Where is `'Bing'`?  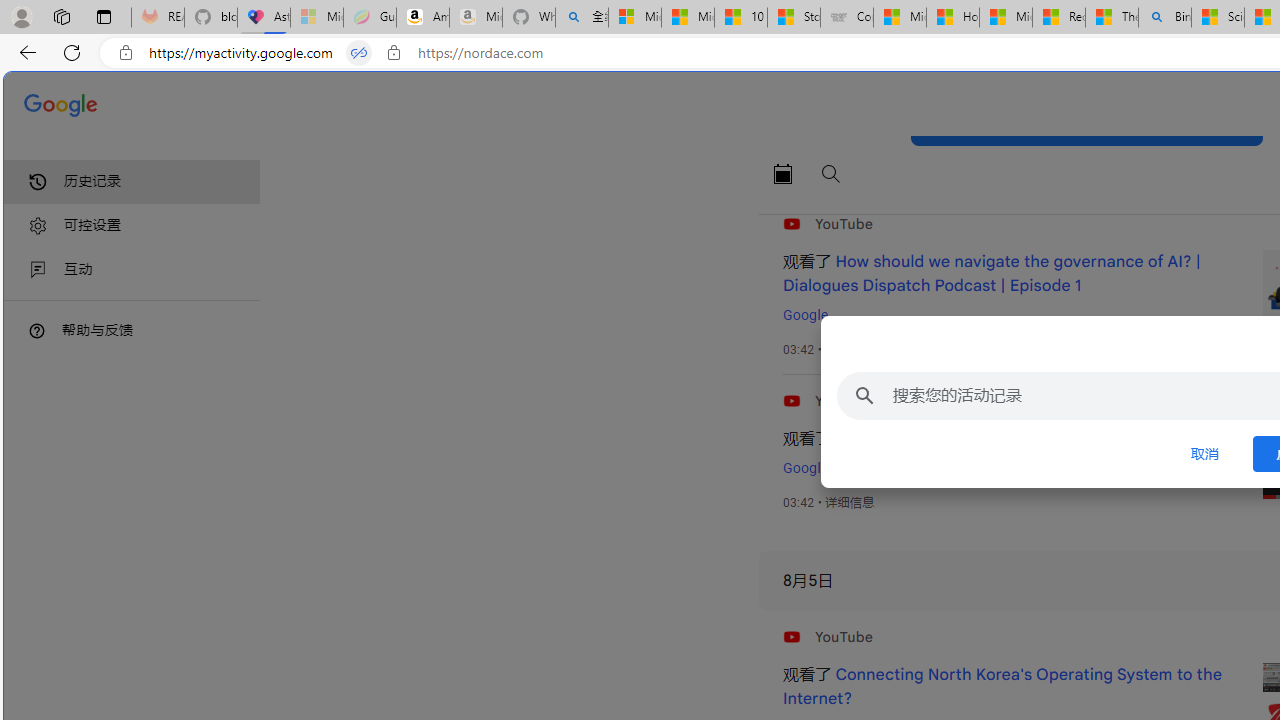
'Bing' is located at coordinates (1165, 17).